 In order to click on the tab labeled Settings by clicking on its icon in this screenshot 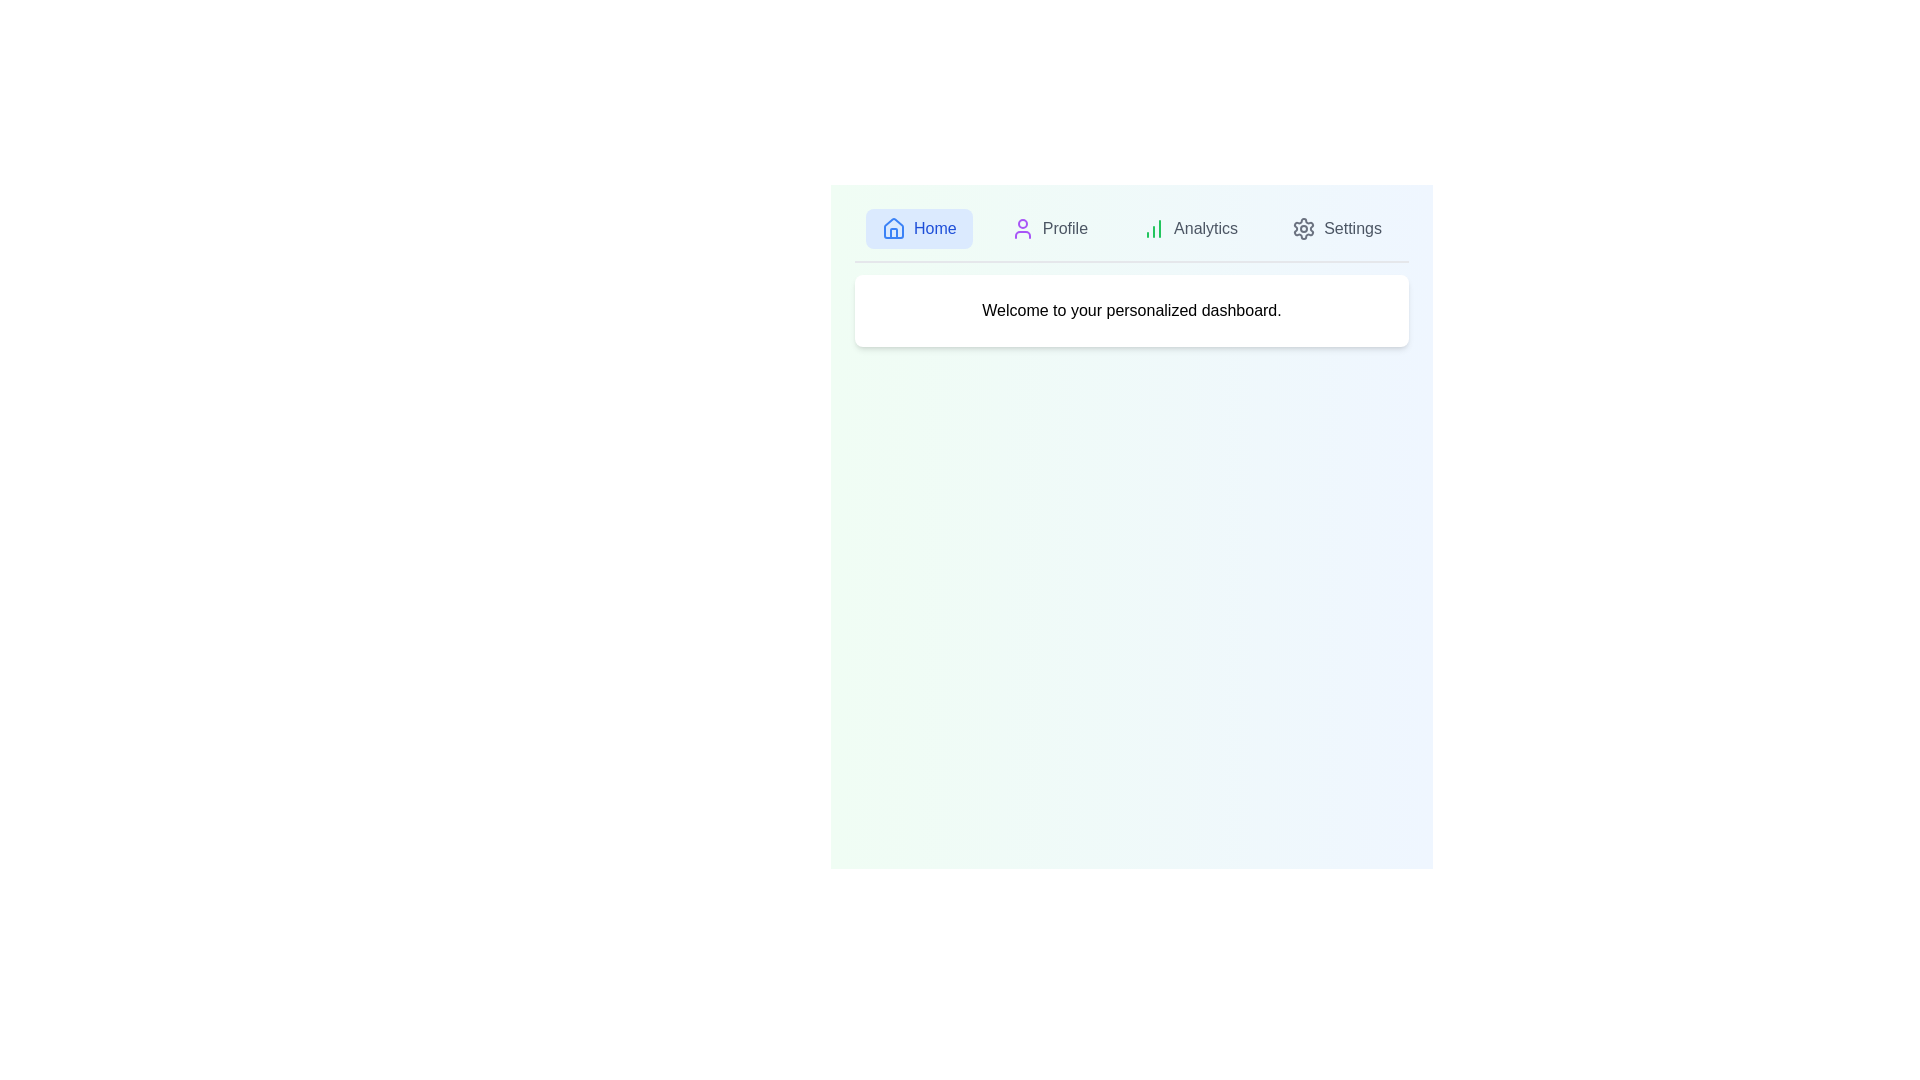, I will do `click(1337, 227)`.